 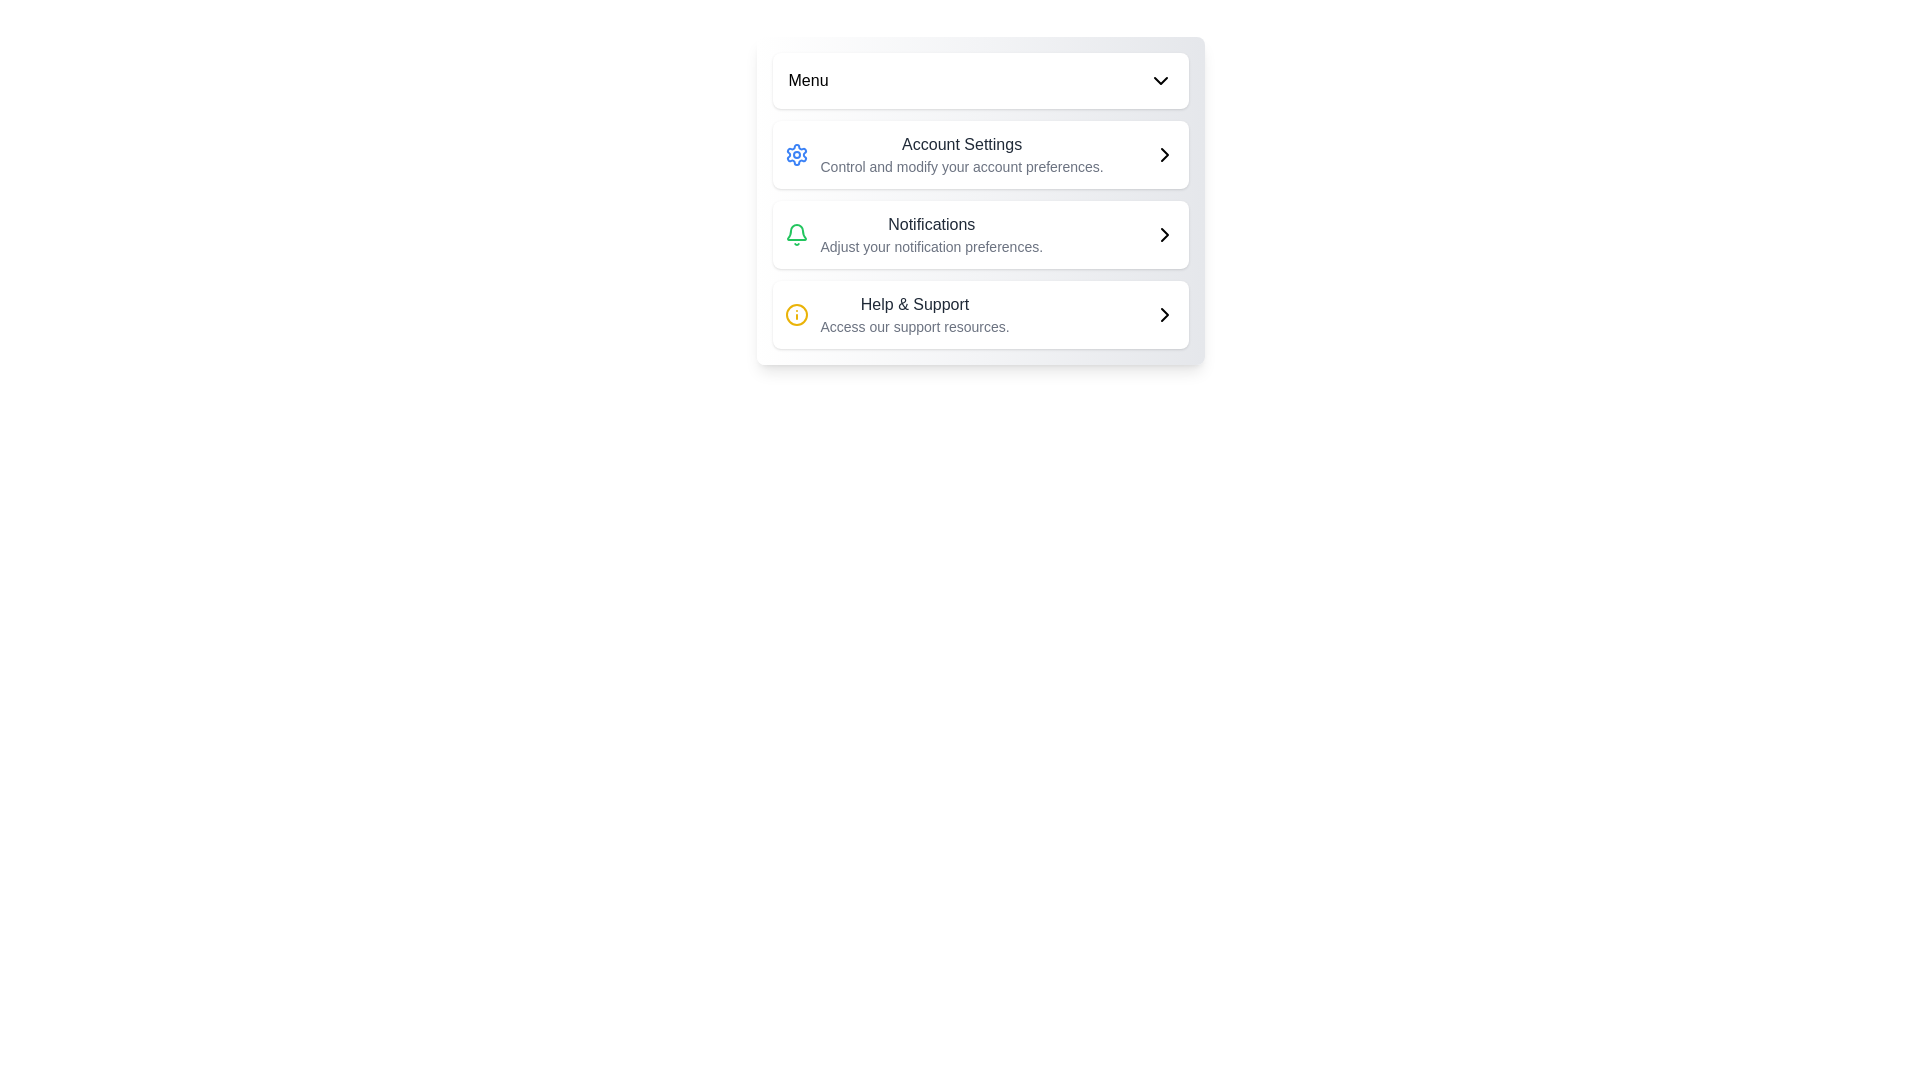 I want to click on the Chevron icon element, which is a right arrow styled with rounded edges, located on the right side of the 'Account Settings' section in the vertically stacked menu interface, so click(x=1164, y=153).